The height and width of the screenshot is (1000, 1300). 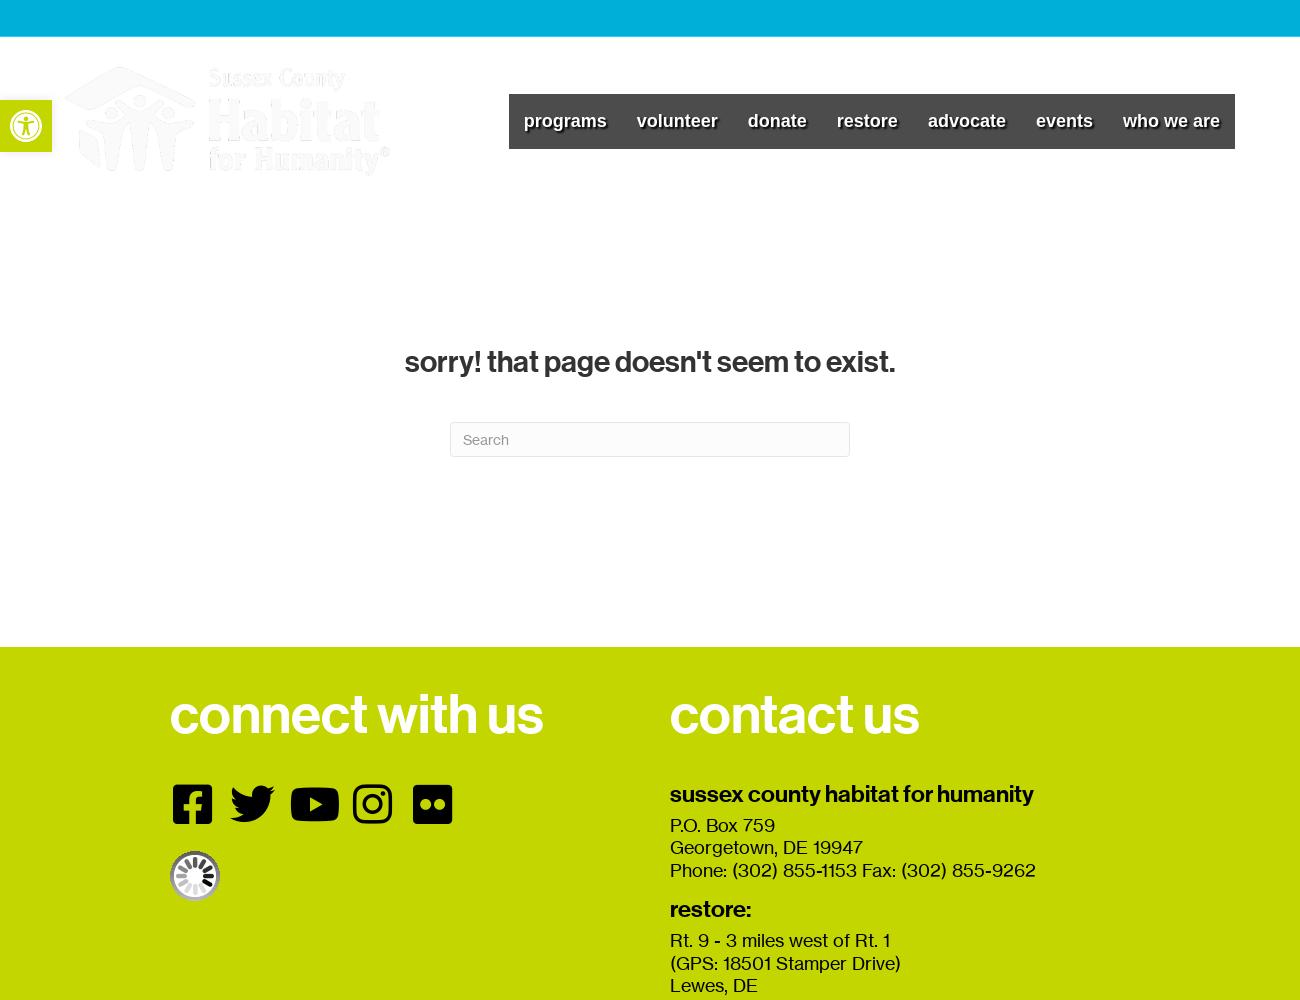 I want to click on 'Advocate', so click(x=927, y=119).